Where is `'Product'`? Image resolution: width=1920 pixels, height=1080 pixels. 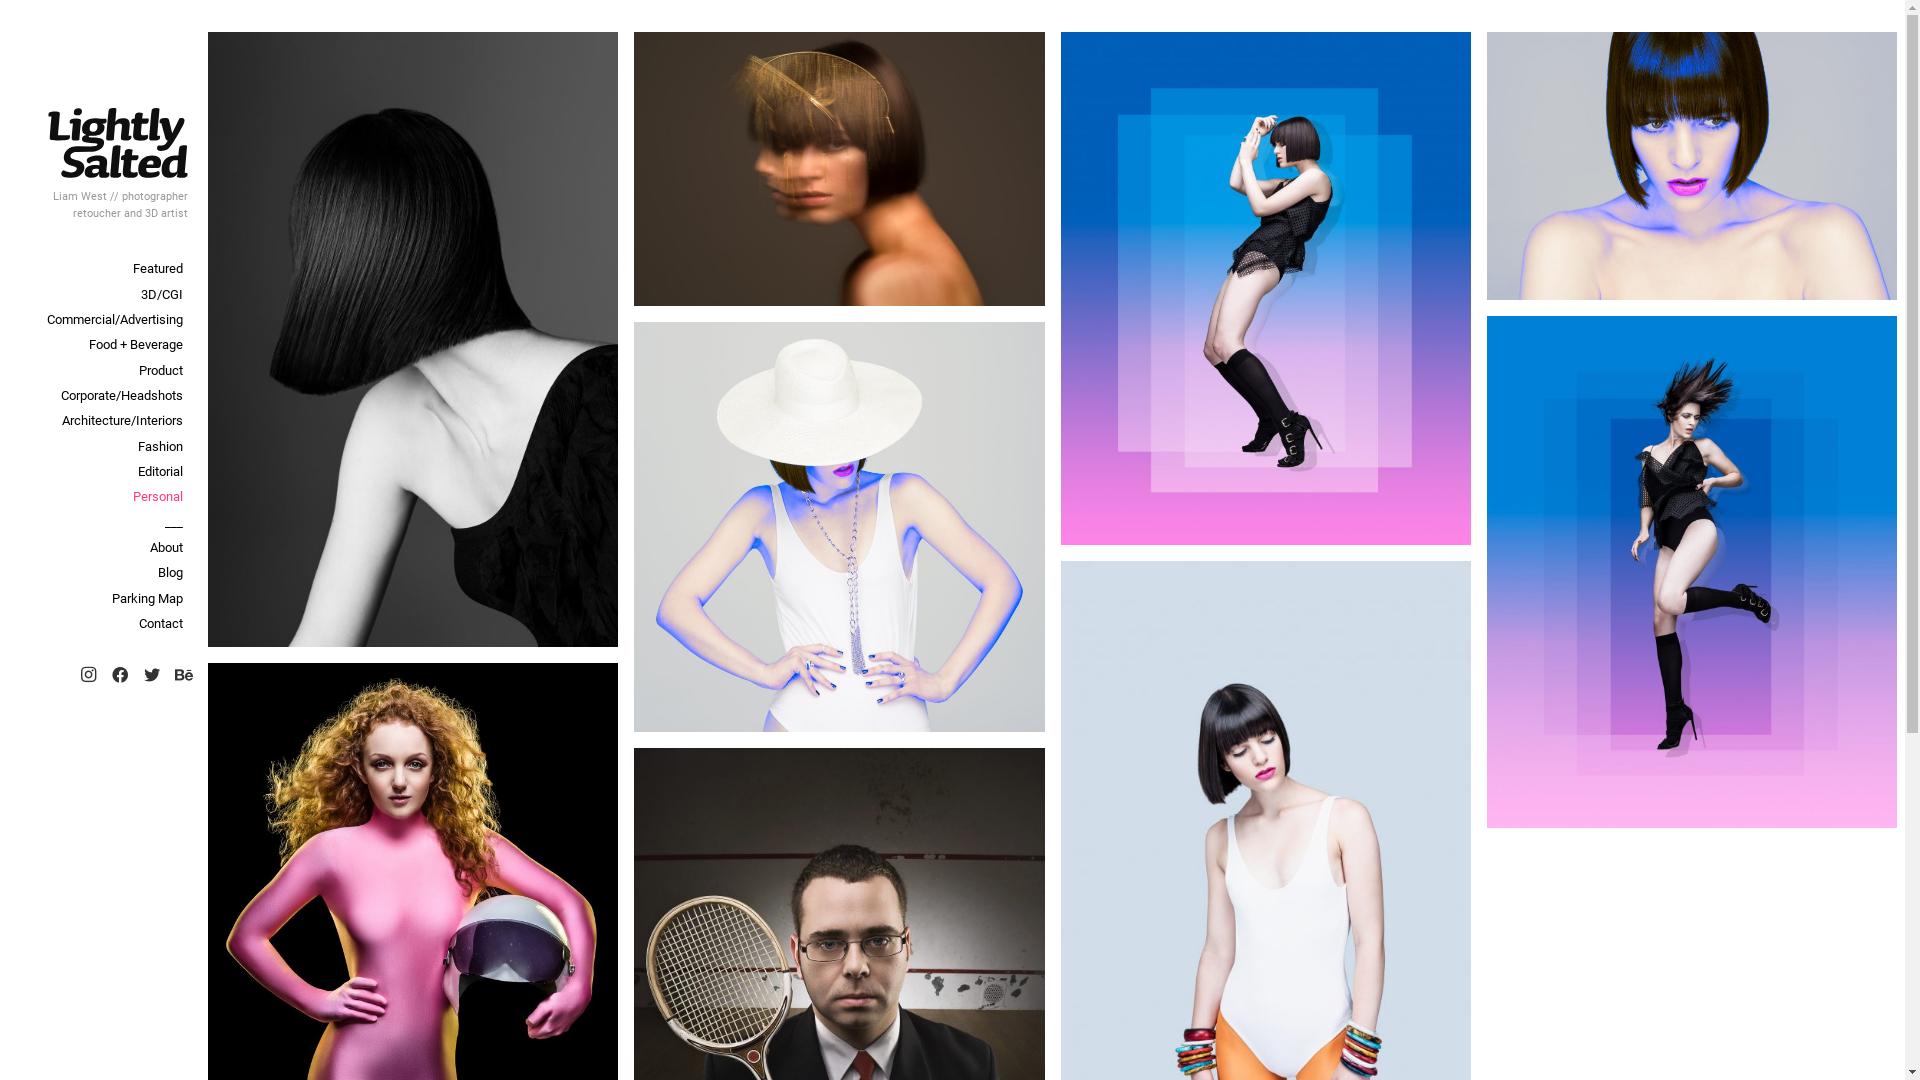
'Product' is located at coordinates (99, 370).